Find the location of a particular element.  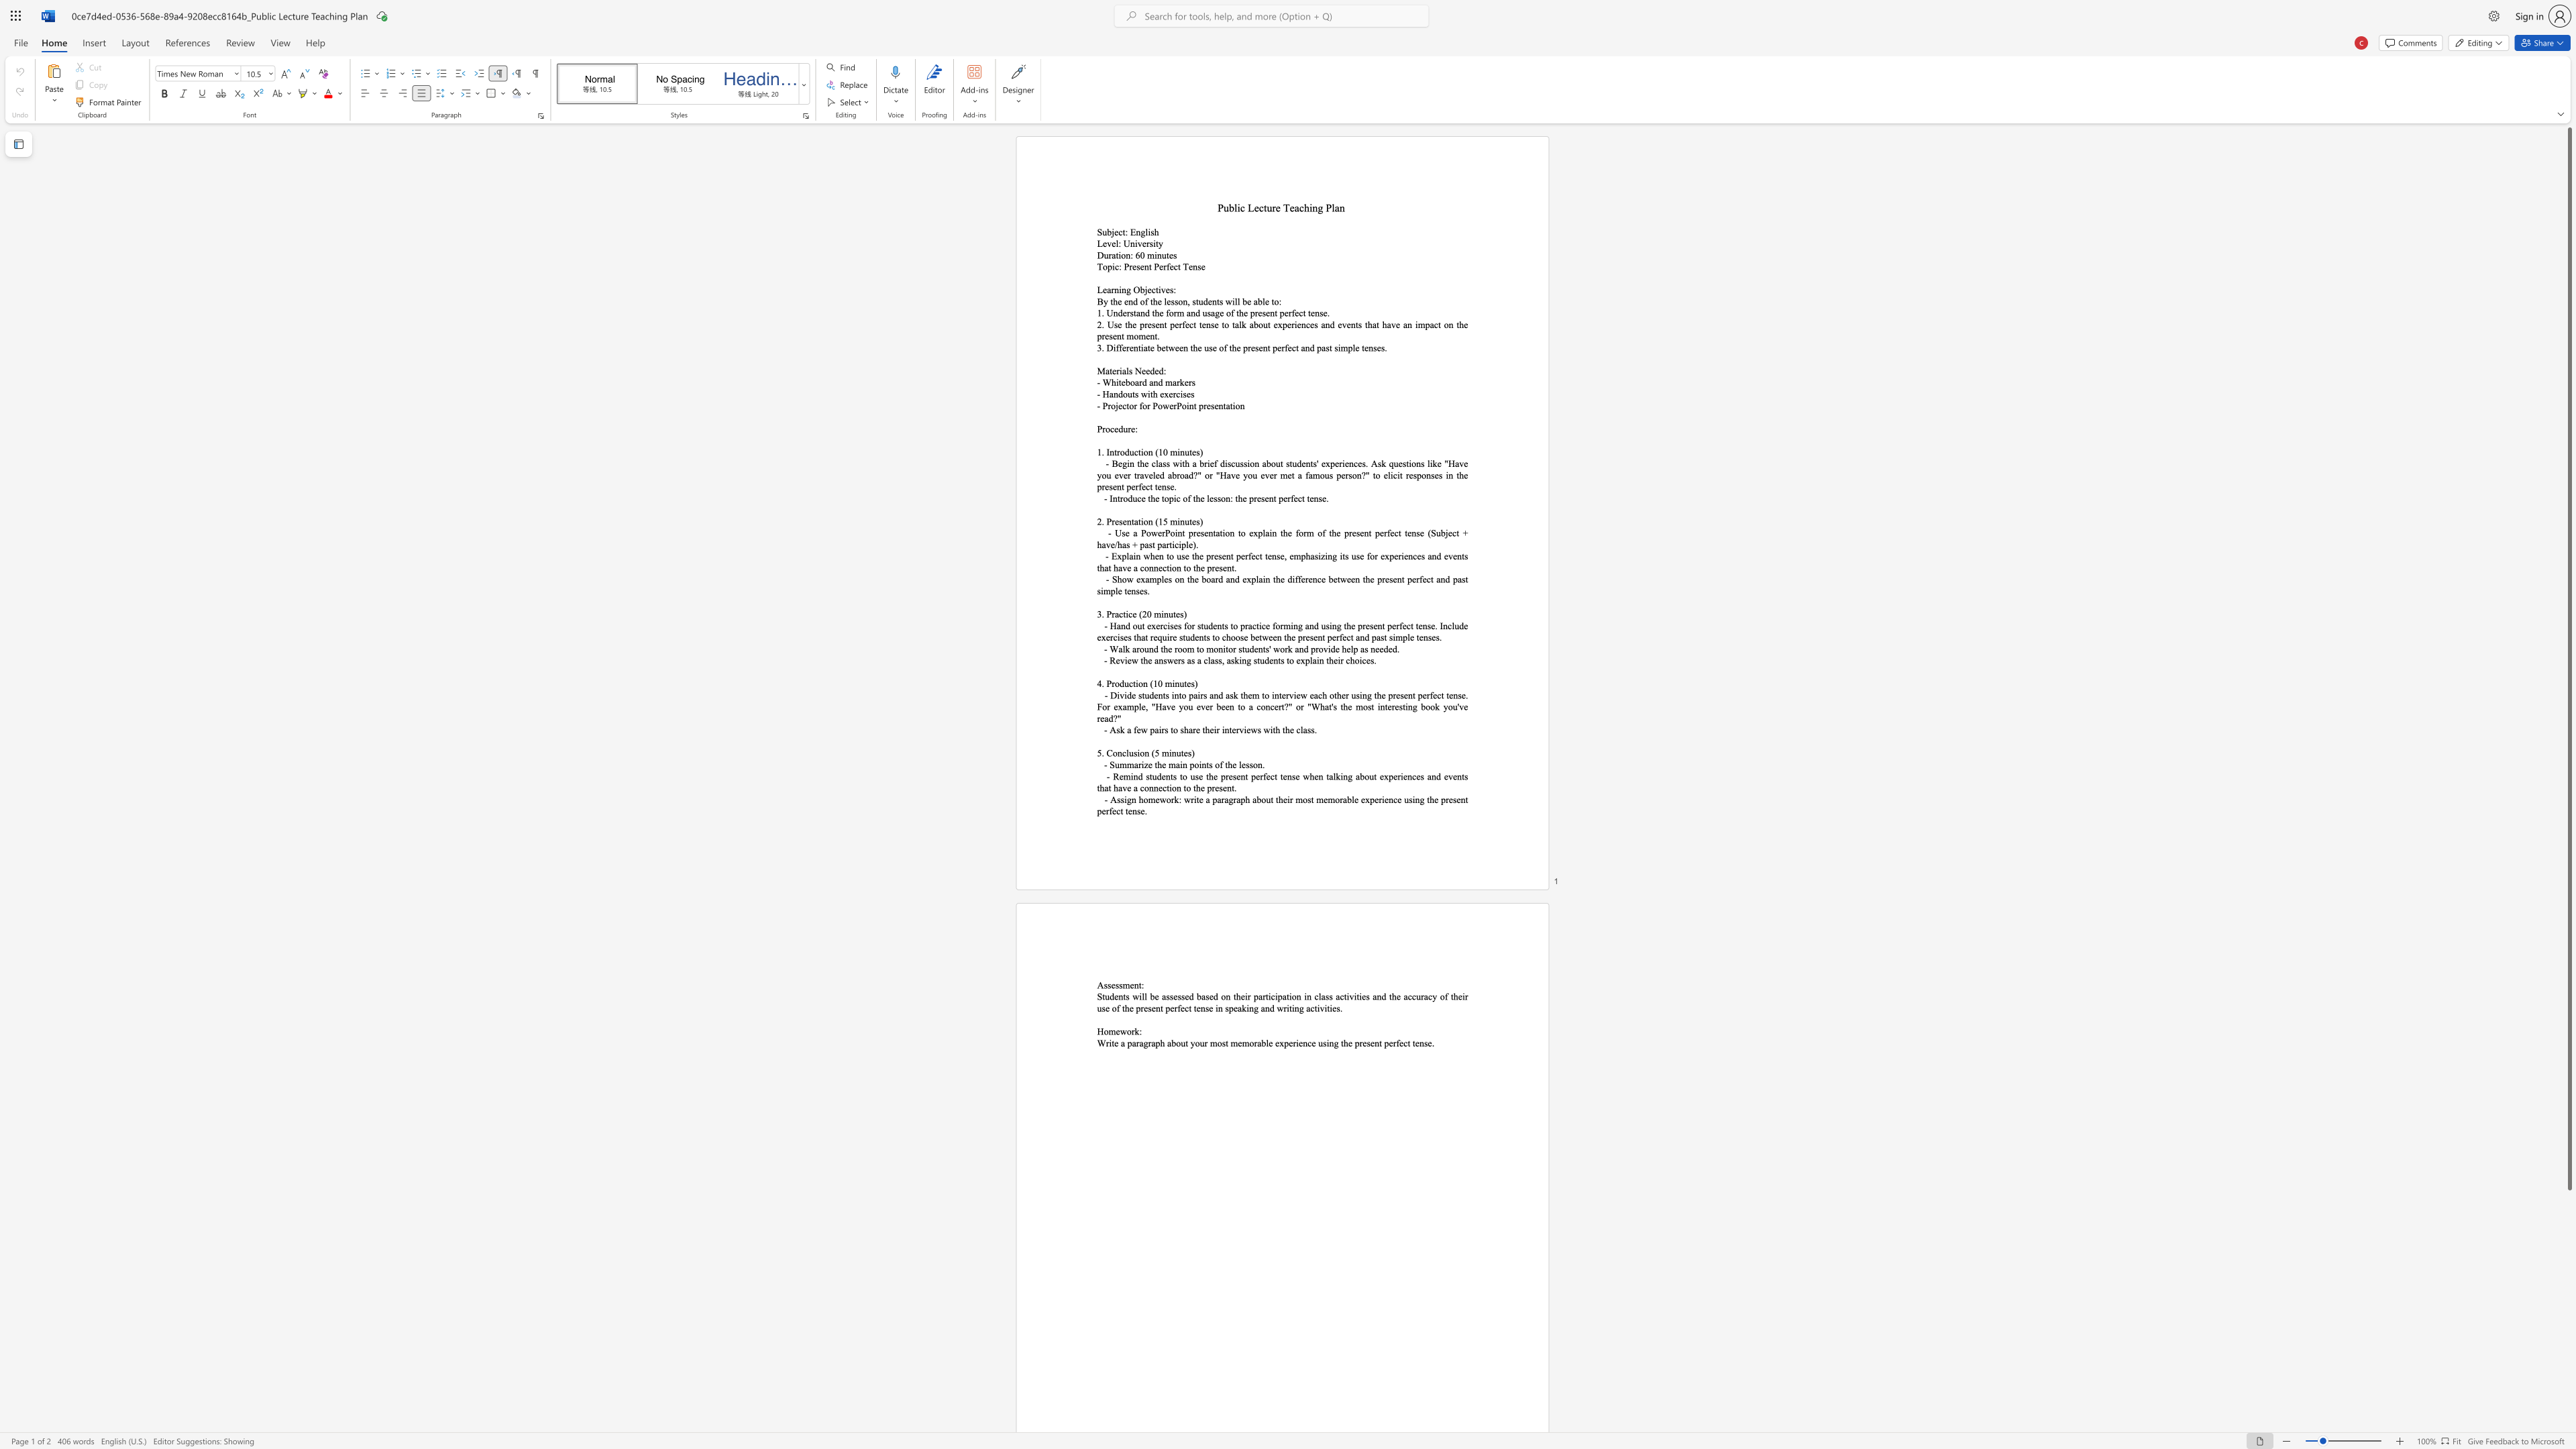

the 2th character "p" in the text is located at coordinates (1354, 648).